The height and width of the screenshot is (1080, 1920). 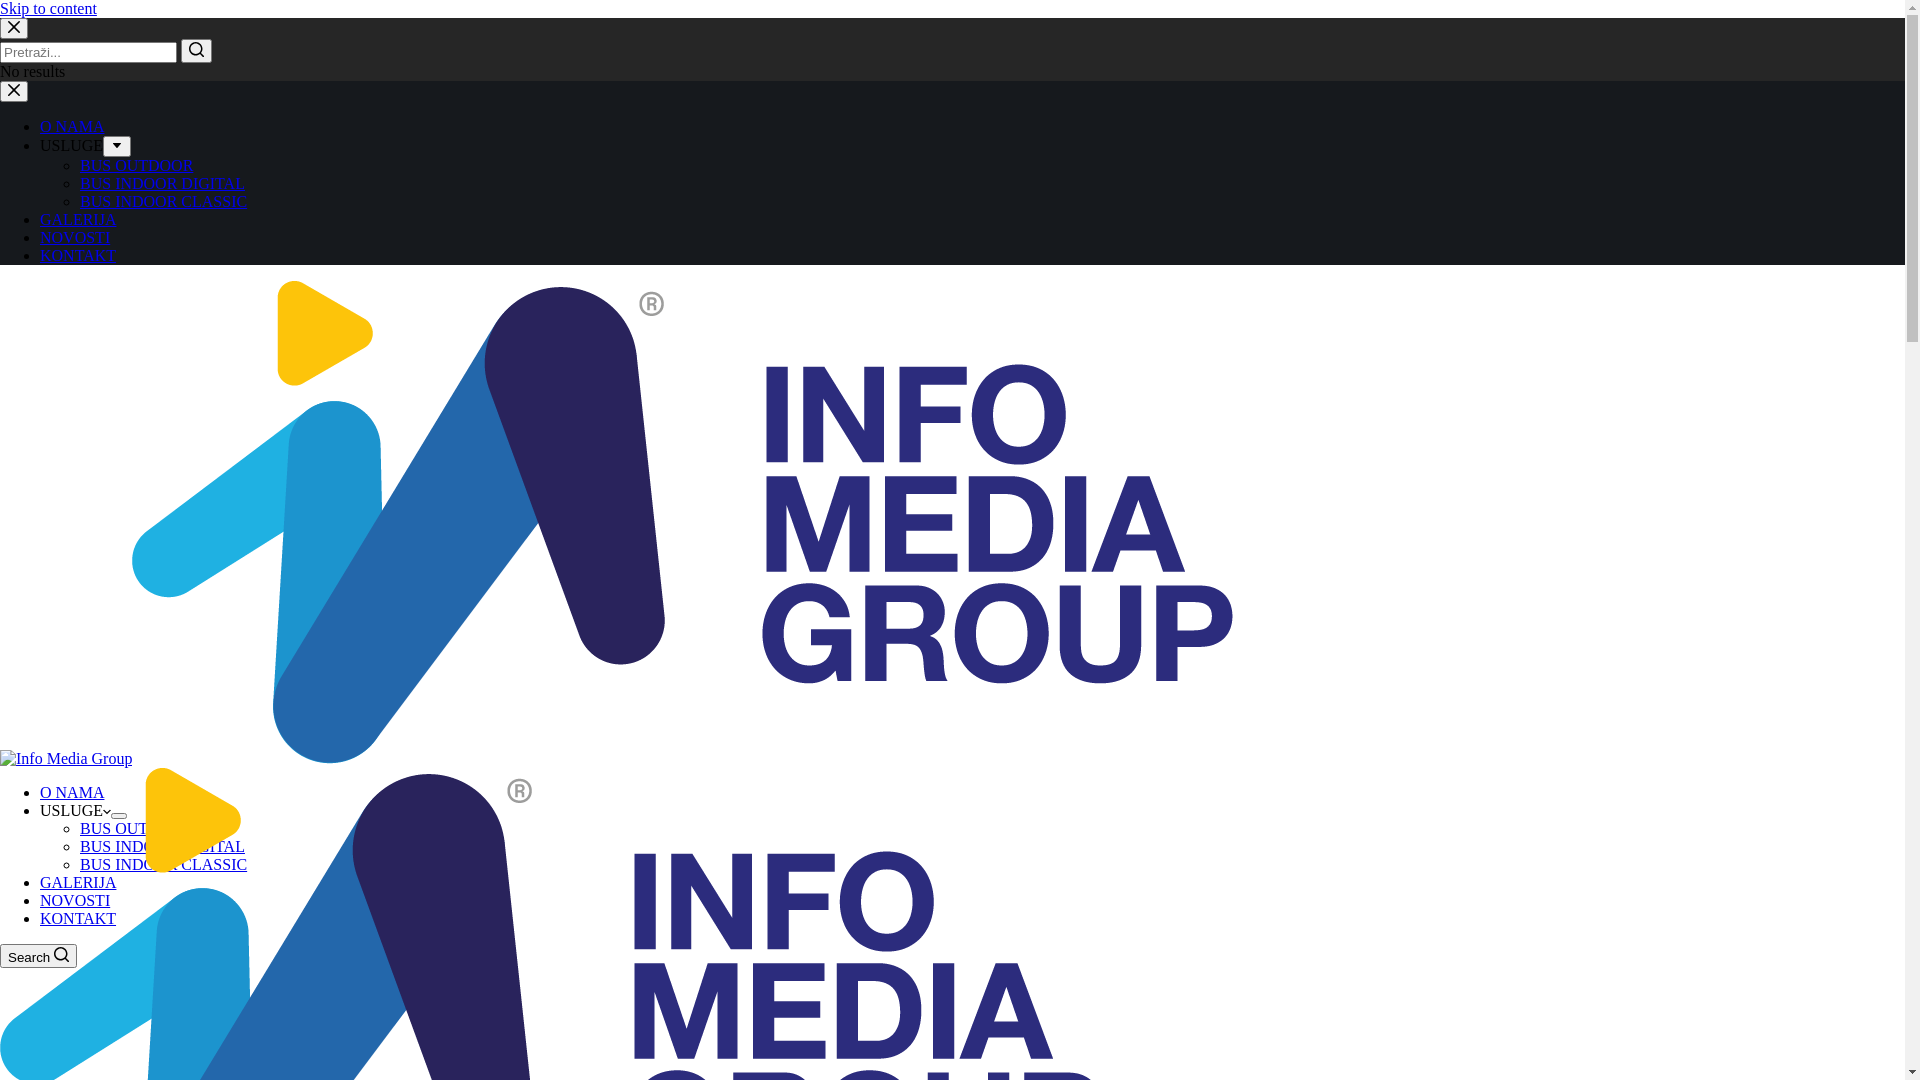 What do you see at coordinates (72, 791) in the screenshot?
I see `'O NAMA'` at bounding box center [72, 791].